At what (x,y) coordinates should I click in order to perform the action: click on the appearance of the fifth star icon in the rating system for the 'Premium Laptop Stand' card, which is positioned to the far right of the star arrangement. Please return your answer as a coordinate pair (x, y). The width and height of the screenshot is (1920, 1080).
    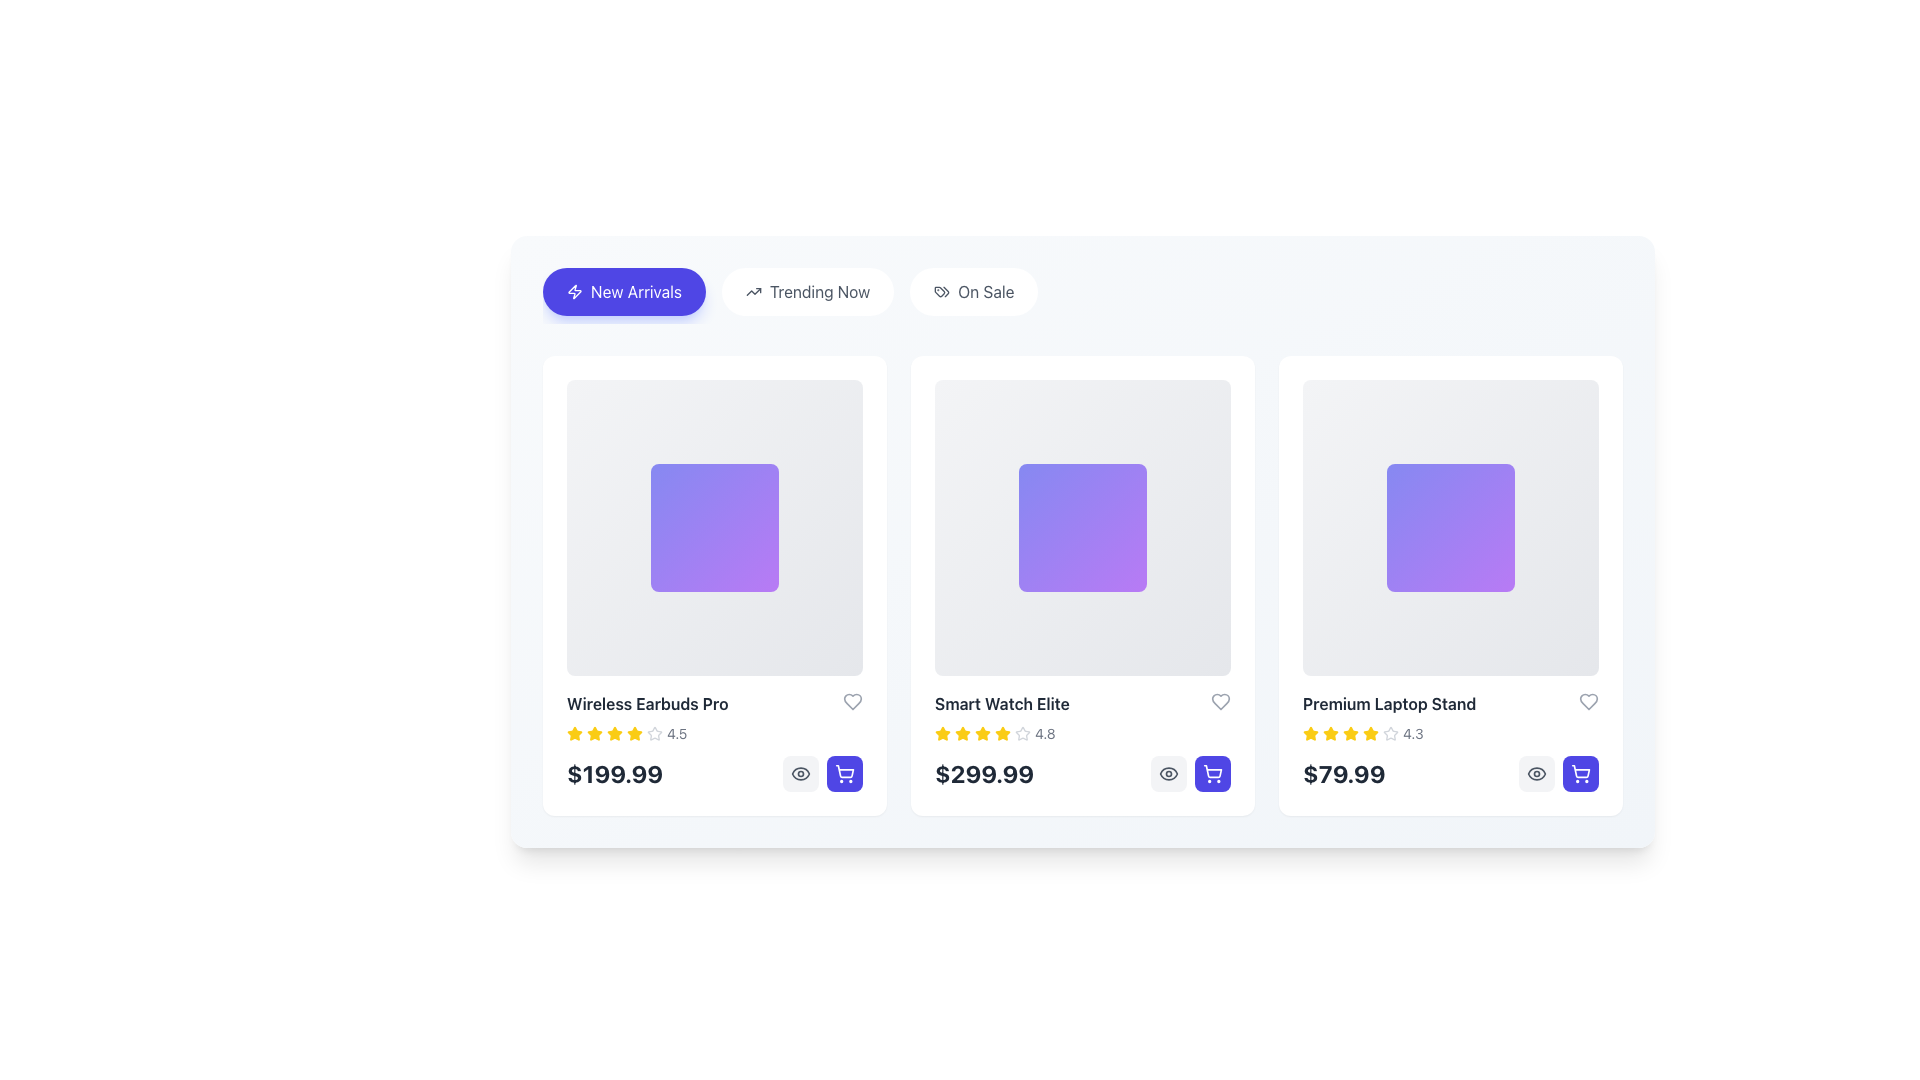
    Looking at the image, I should click on (1390, 733).